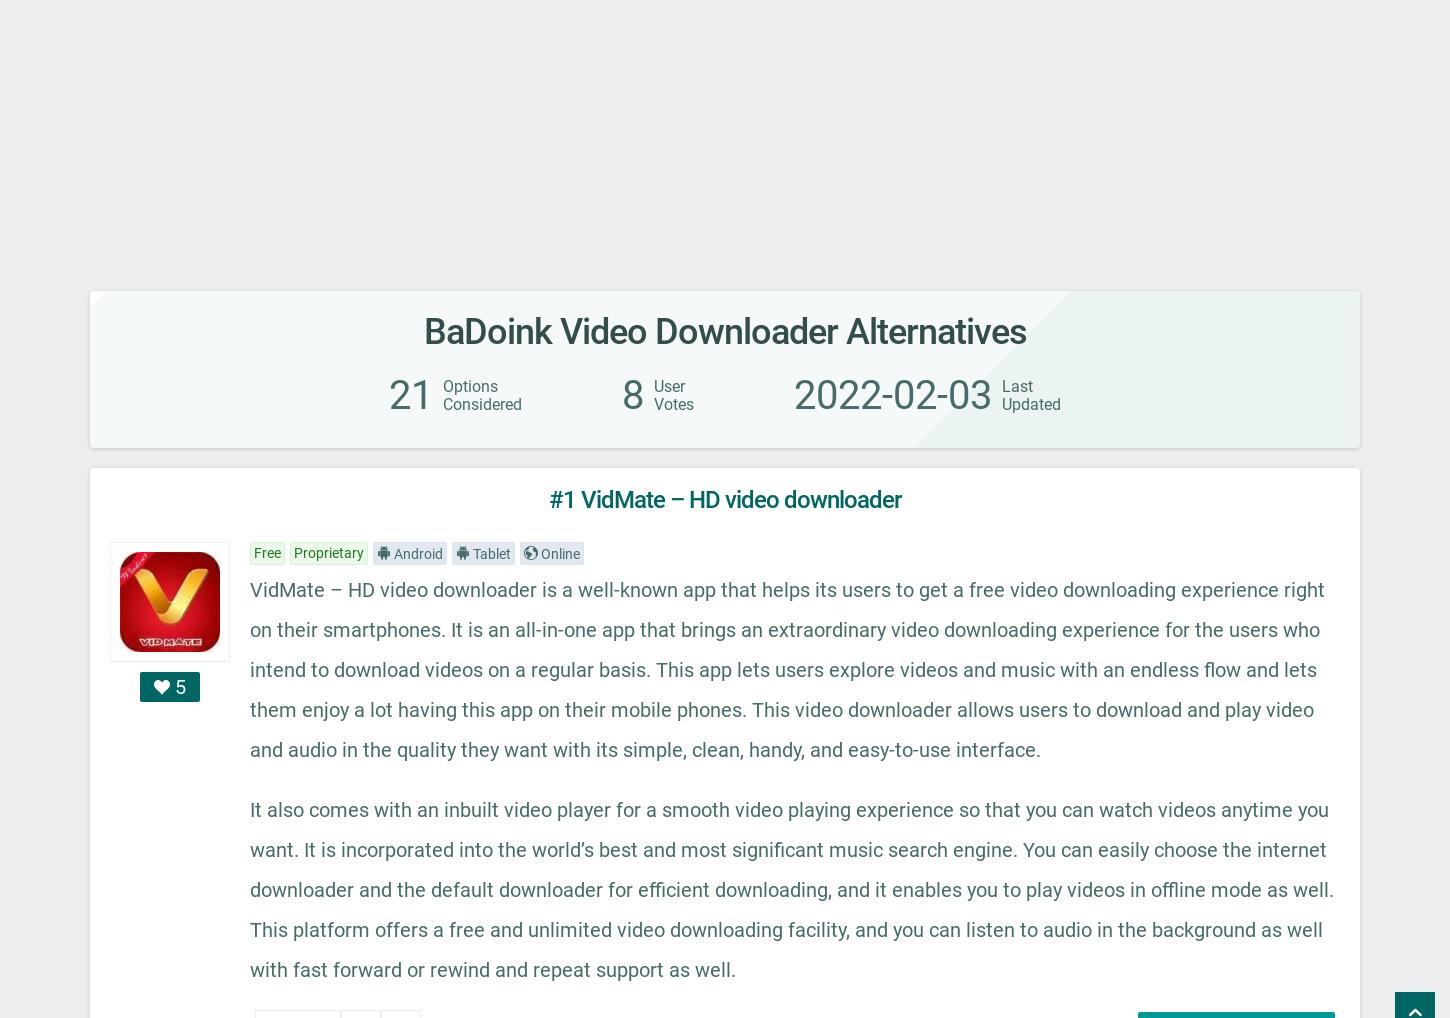 This screenshot has height=1018, width=1450. What do you see at coordinates (723, 330) in the screenshot?
I see `'BaDoink Video Downloader Alternatives'` at bounding box center [723, 330].